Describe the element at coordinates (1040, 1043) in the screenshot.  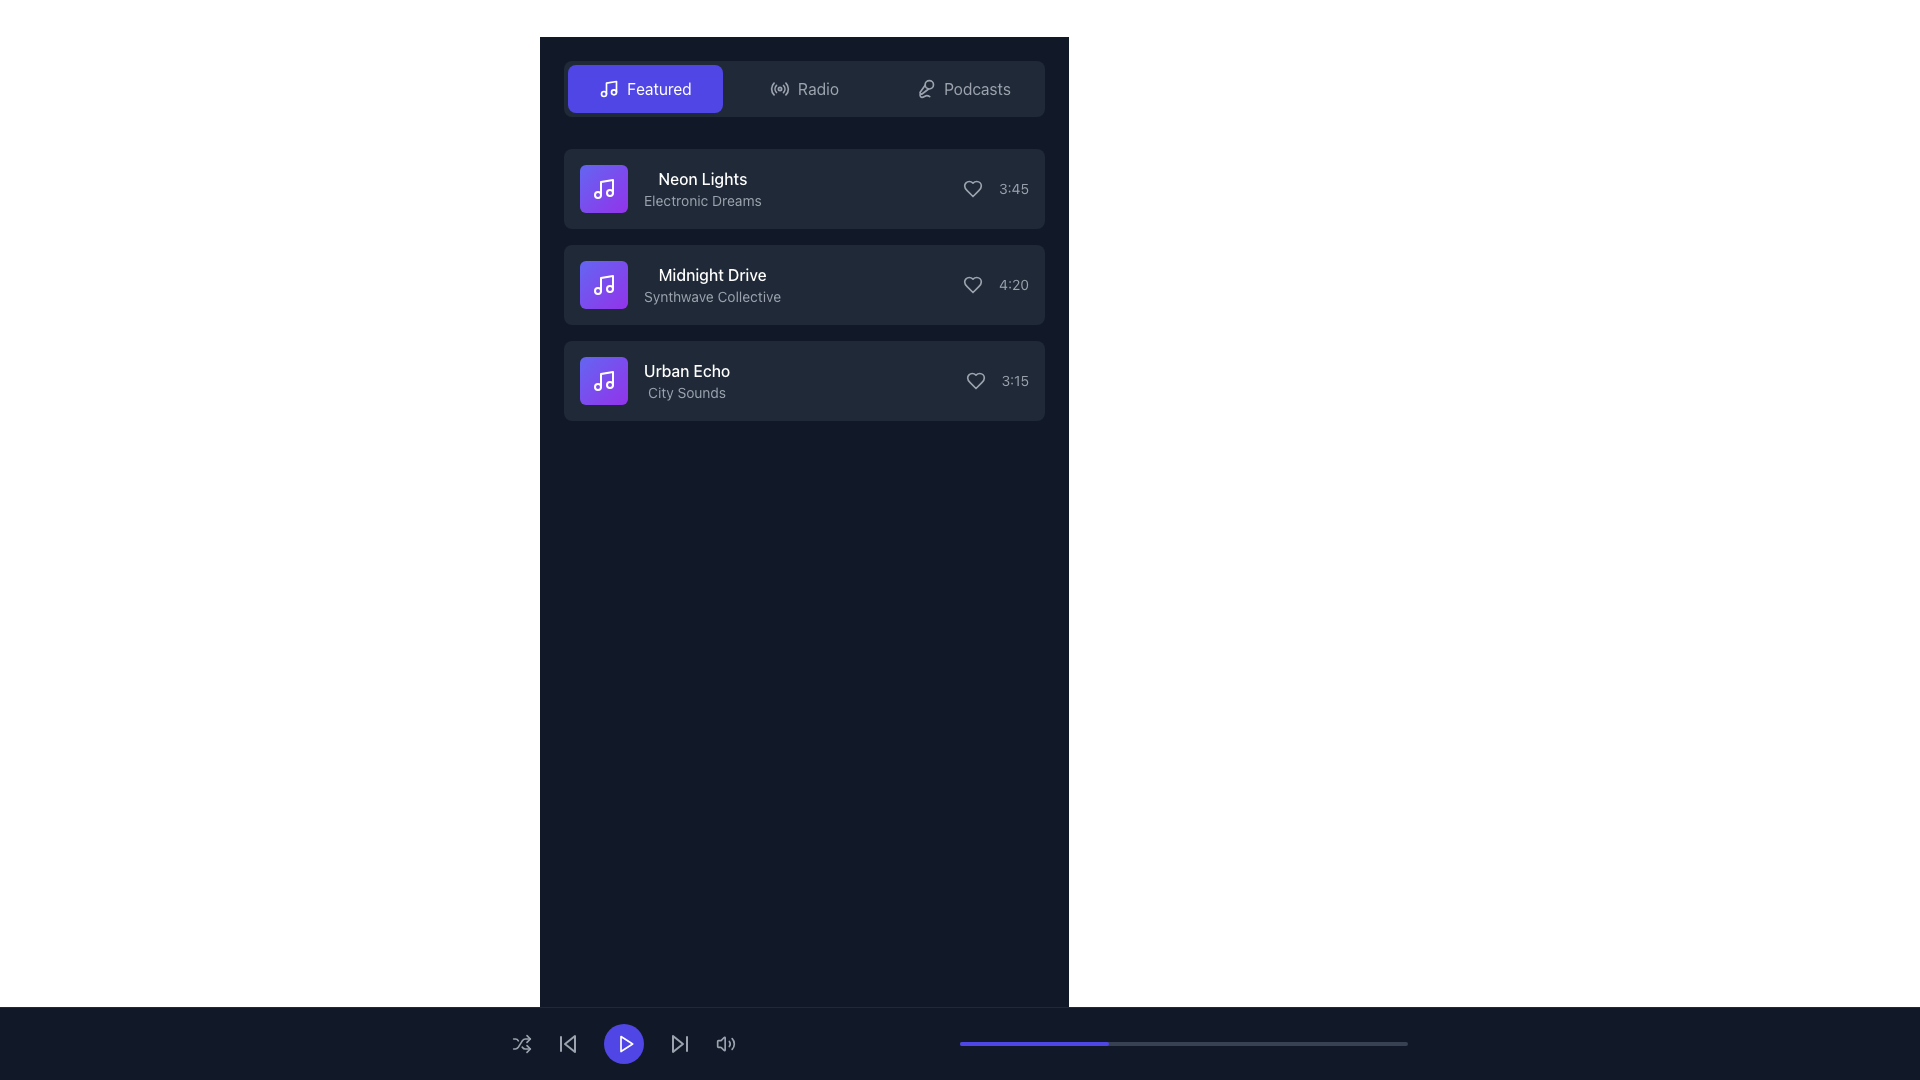
I see `progress` at that location.